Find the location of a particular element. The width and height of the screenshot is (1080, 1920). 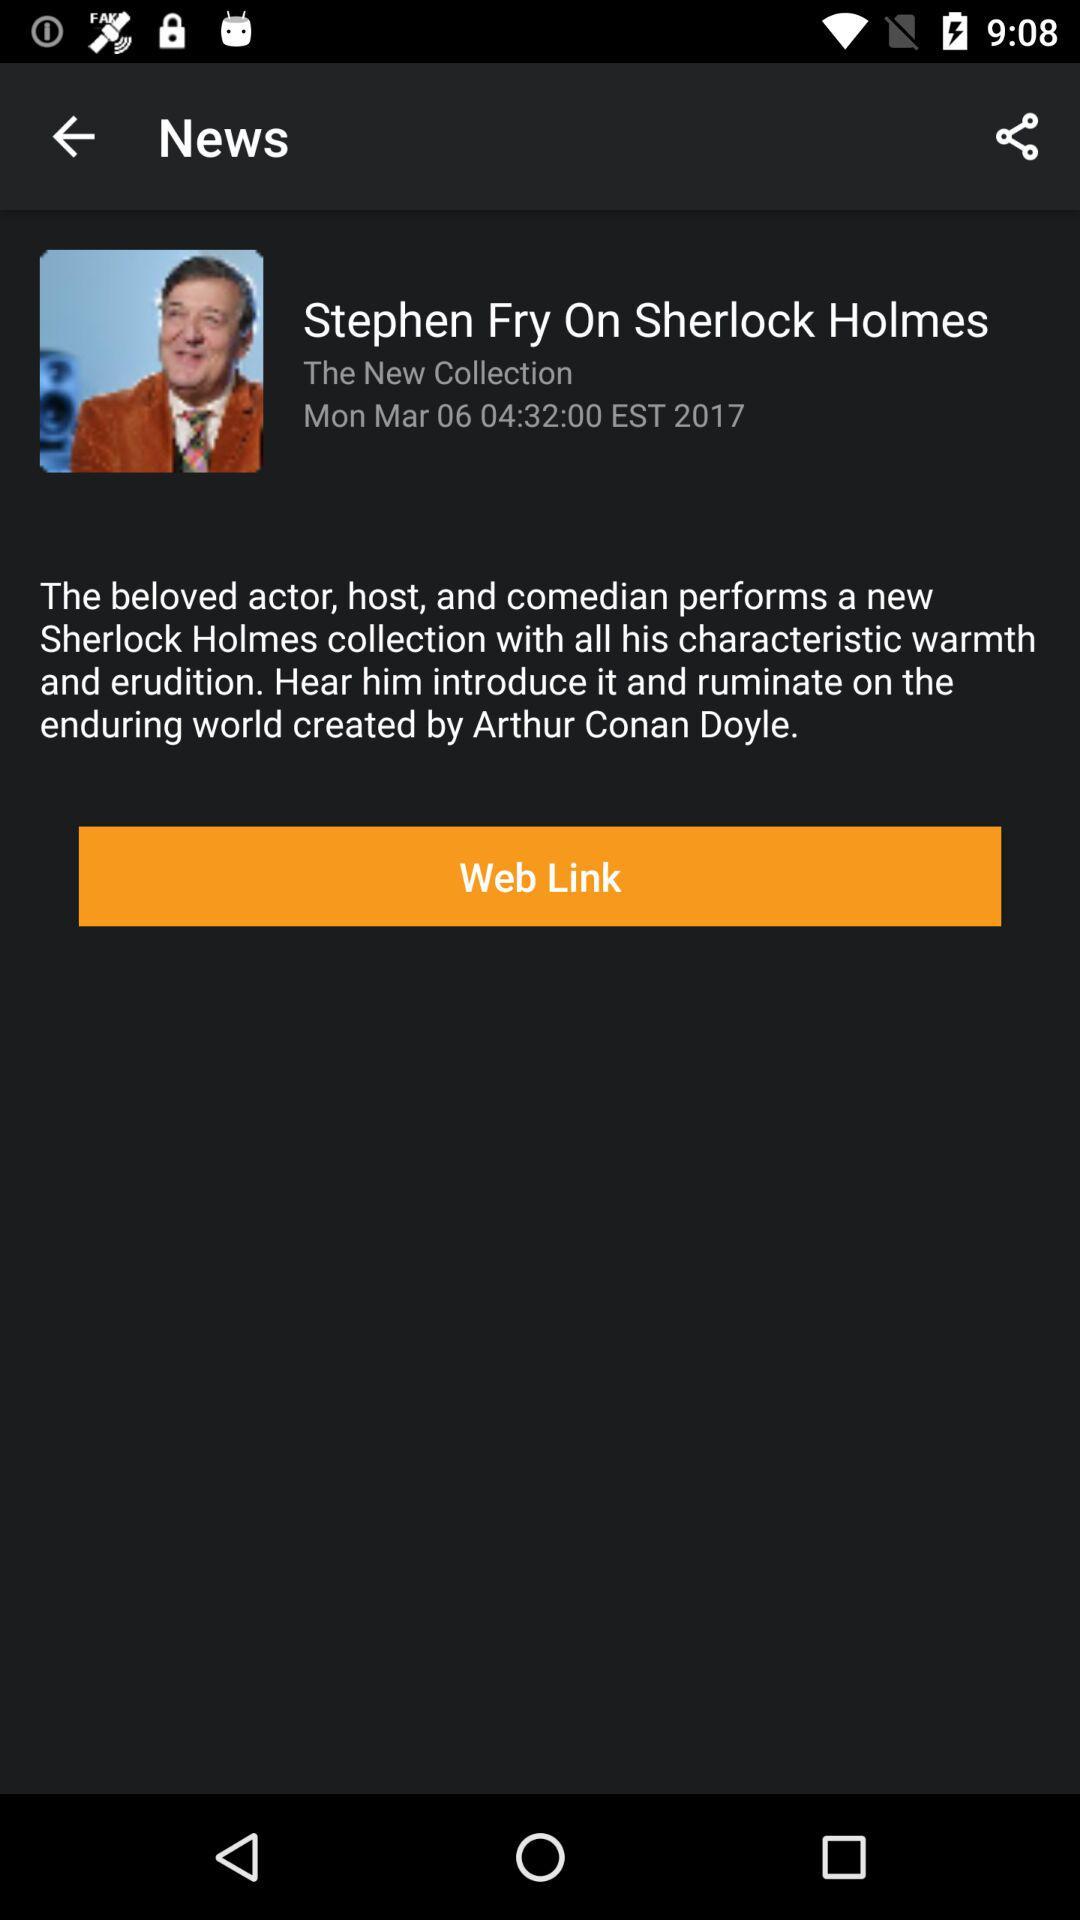

item below the the beloved actor icon is located at coordinates (540, 876).